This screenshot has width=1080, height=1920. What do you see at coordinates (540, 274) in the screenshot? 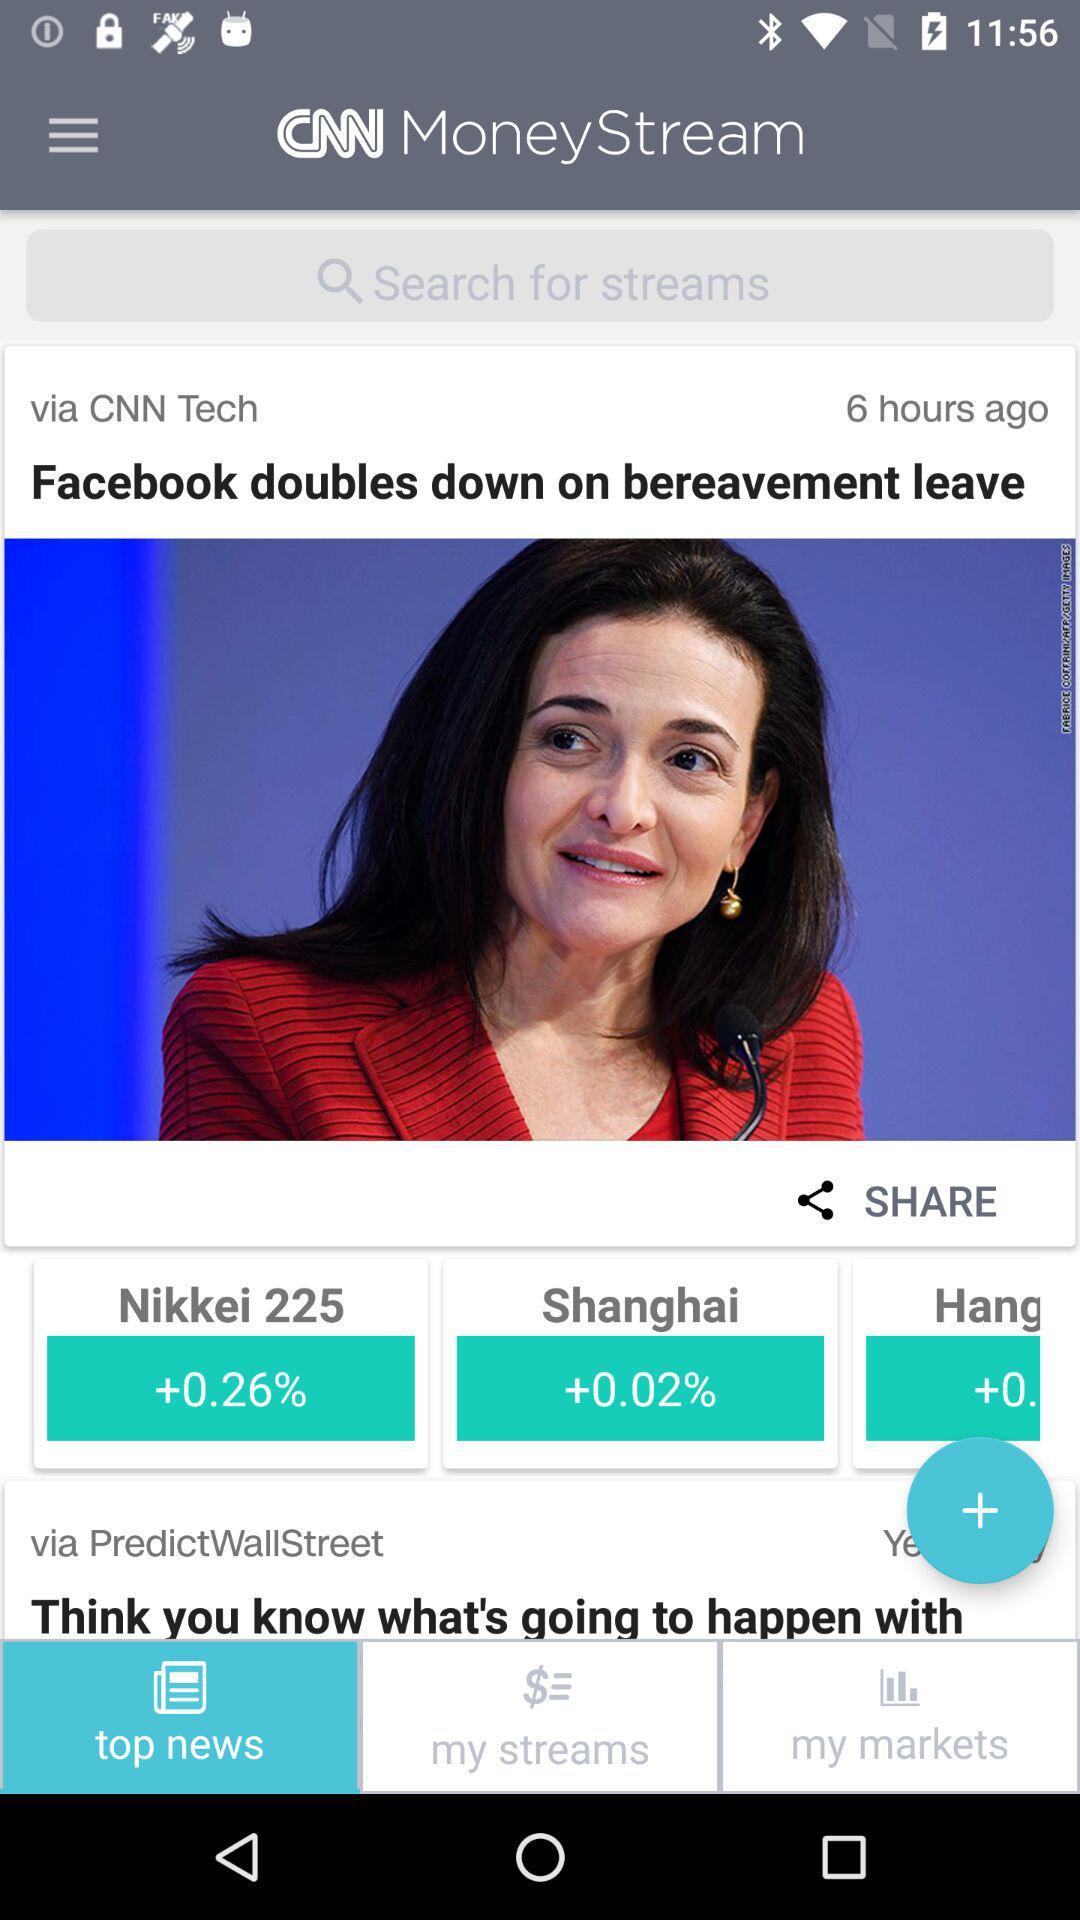
I see `search bar` at bounding box center [540, 274].